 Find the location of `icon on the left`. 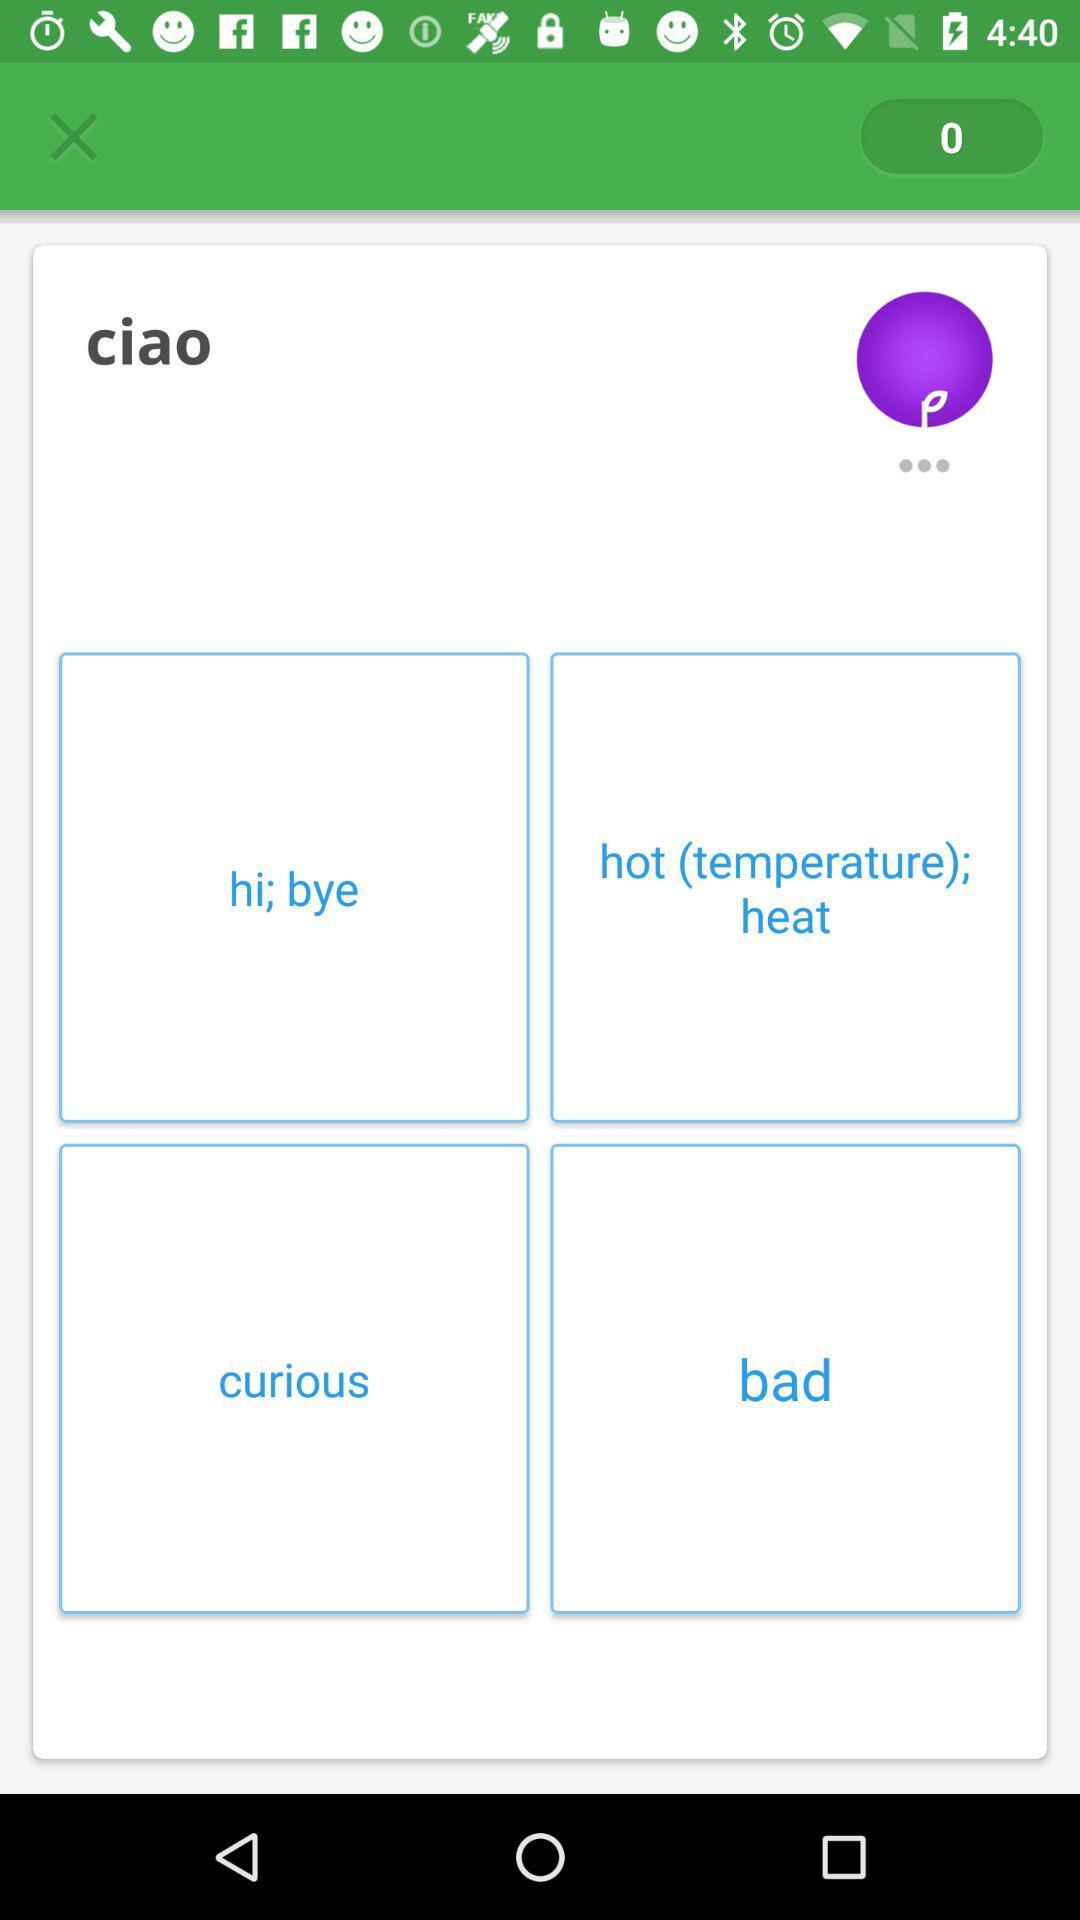

icon on the left is located at coordinates (294, 886).